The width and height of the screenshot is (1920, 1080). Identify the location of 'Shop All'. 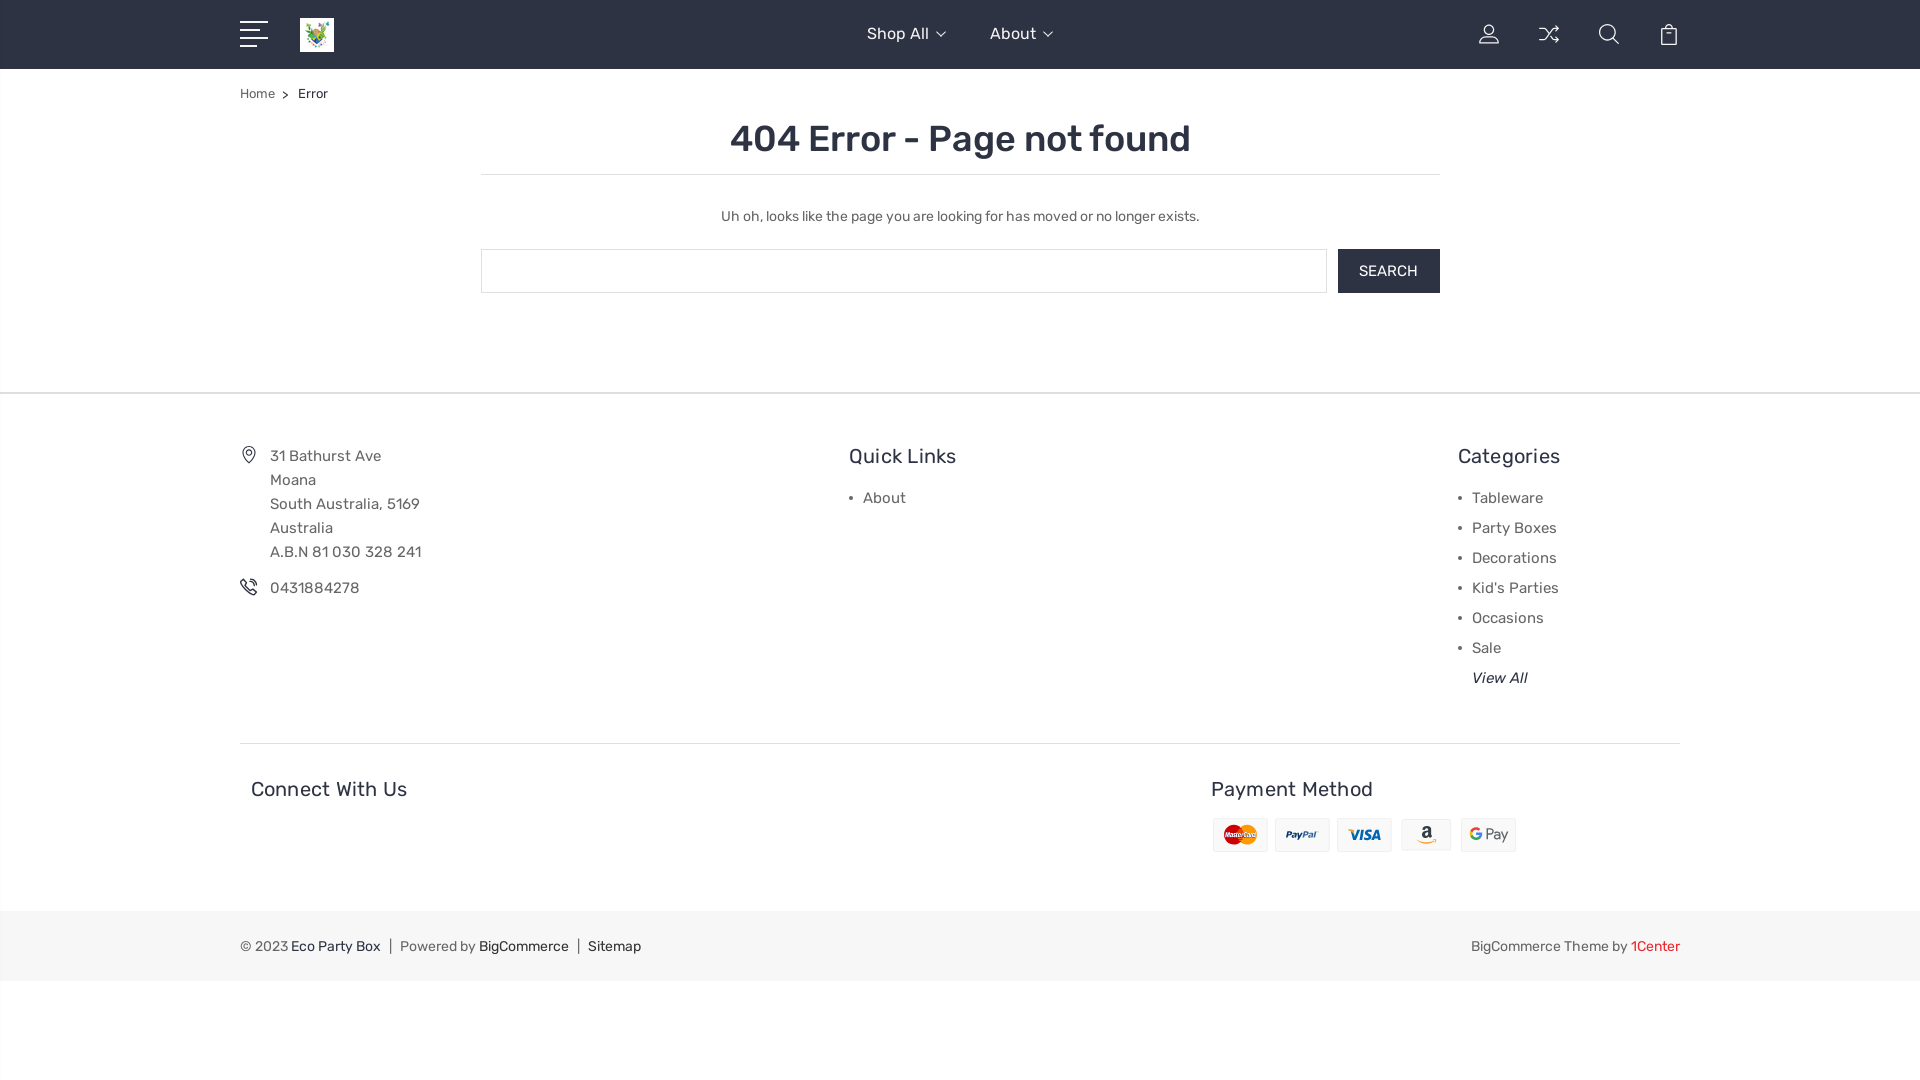
(905, 45).